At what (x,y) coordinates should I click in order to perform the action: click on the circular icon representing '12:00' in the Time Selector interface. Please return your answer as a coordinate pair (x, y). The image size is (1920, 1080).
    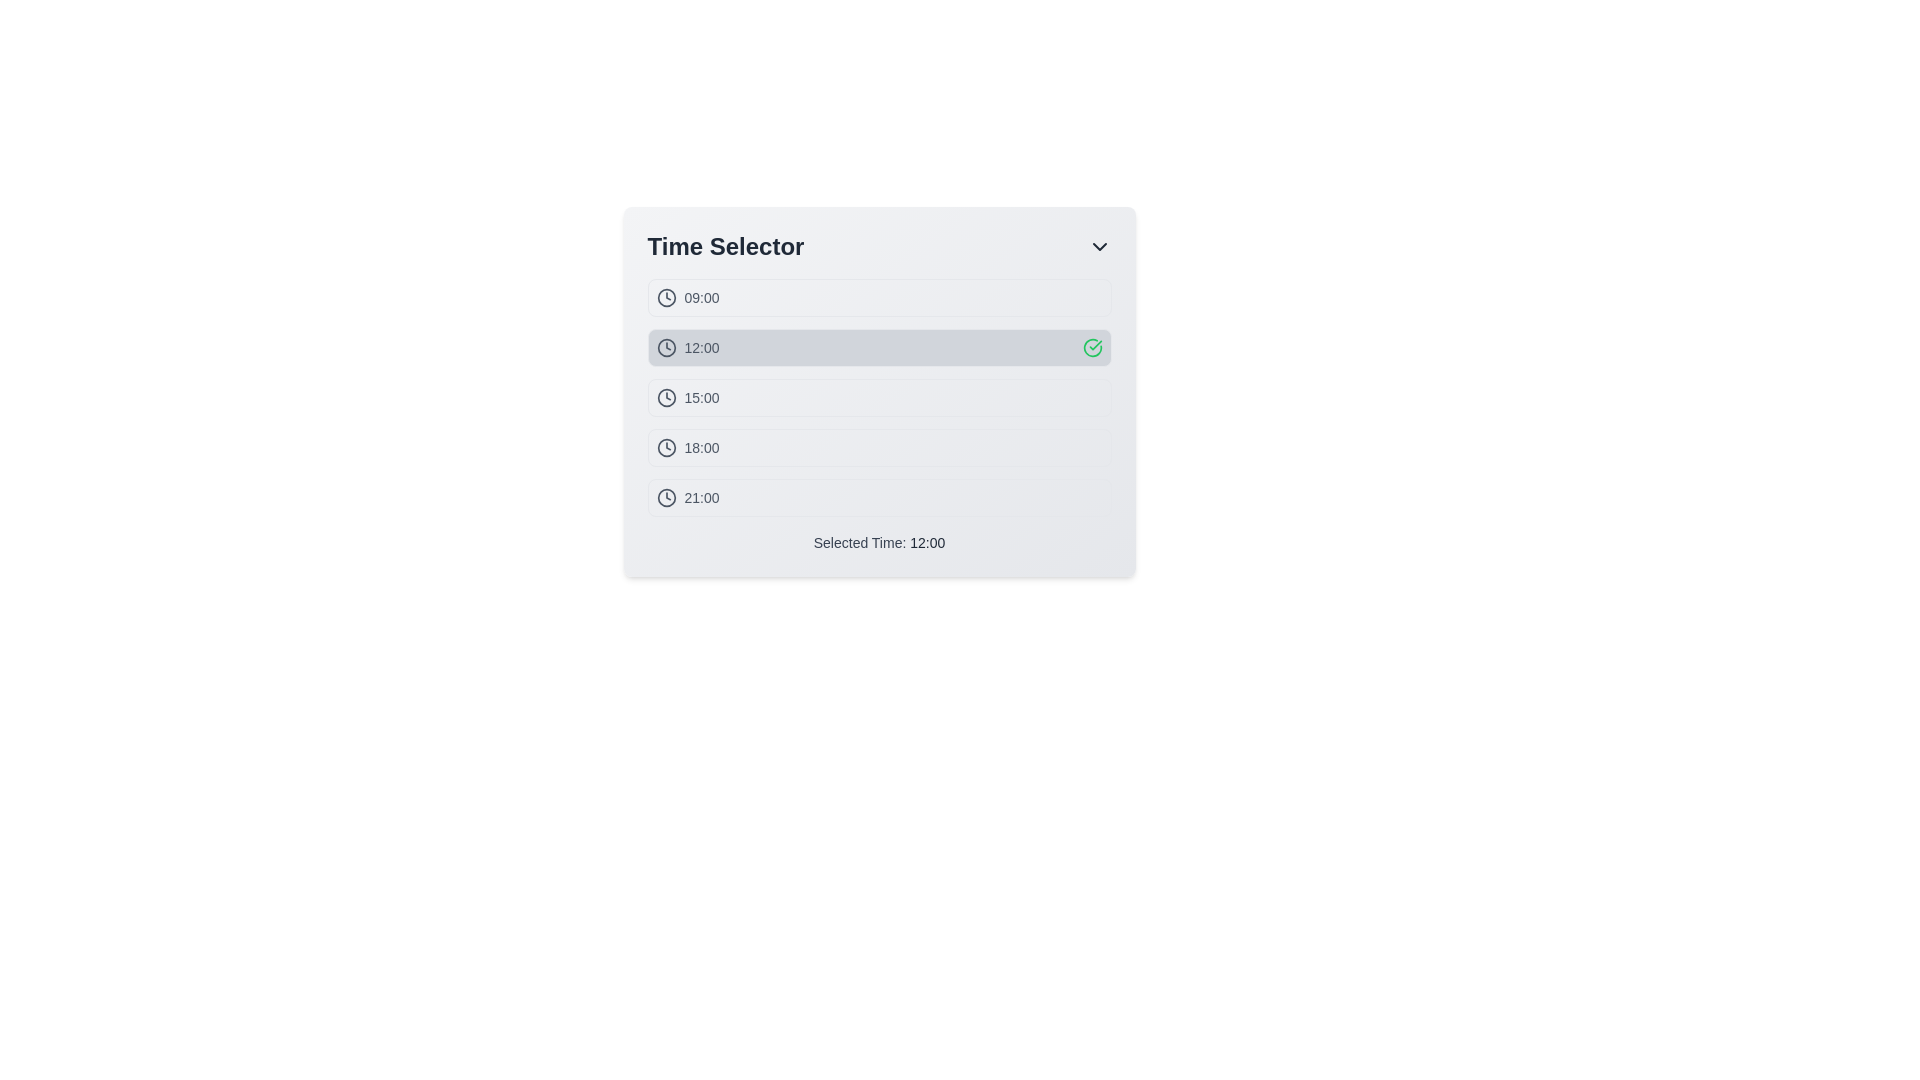
    Looking at the image, I should click on (666, 346).